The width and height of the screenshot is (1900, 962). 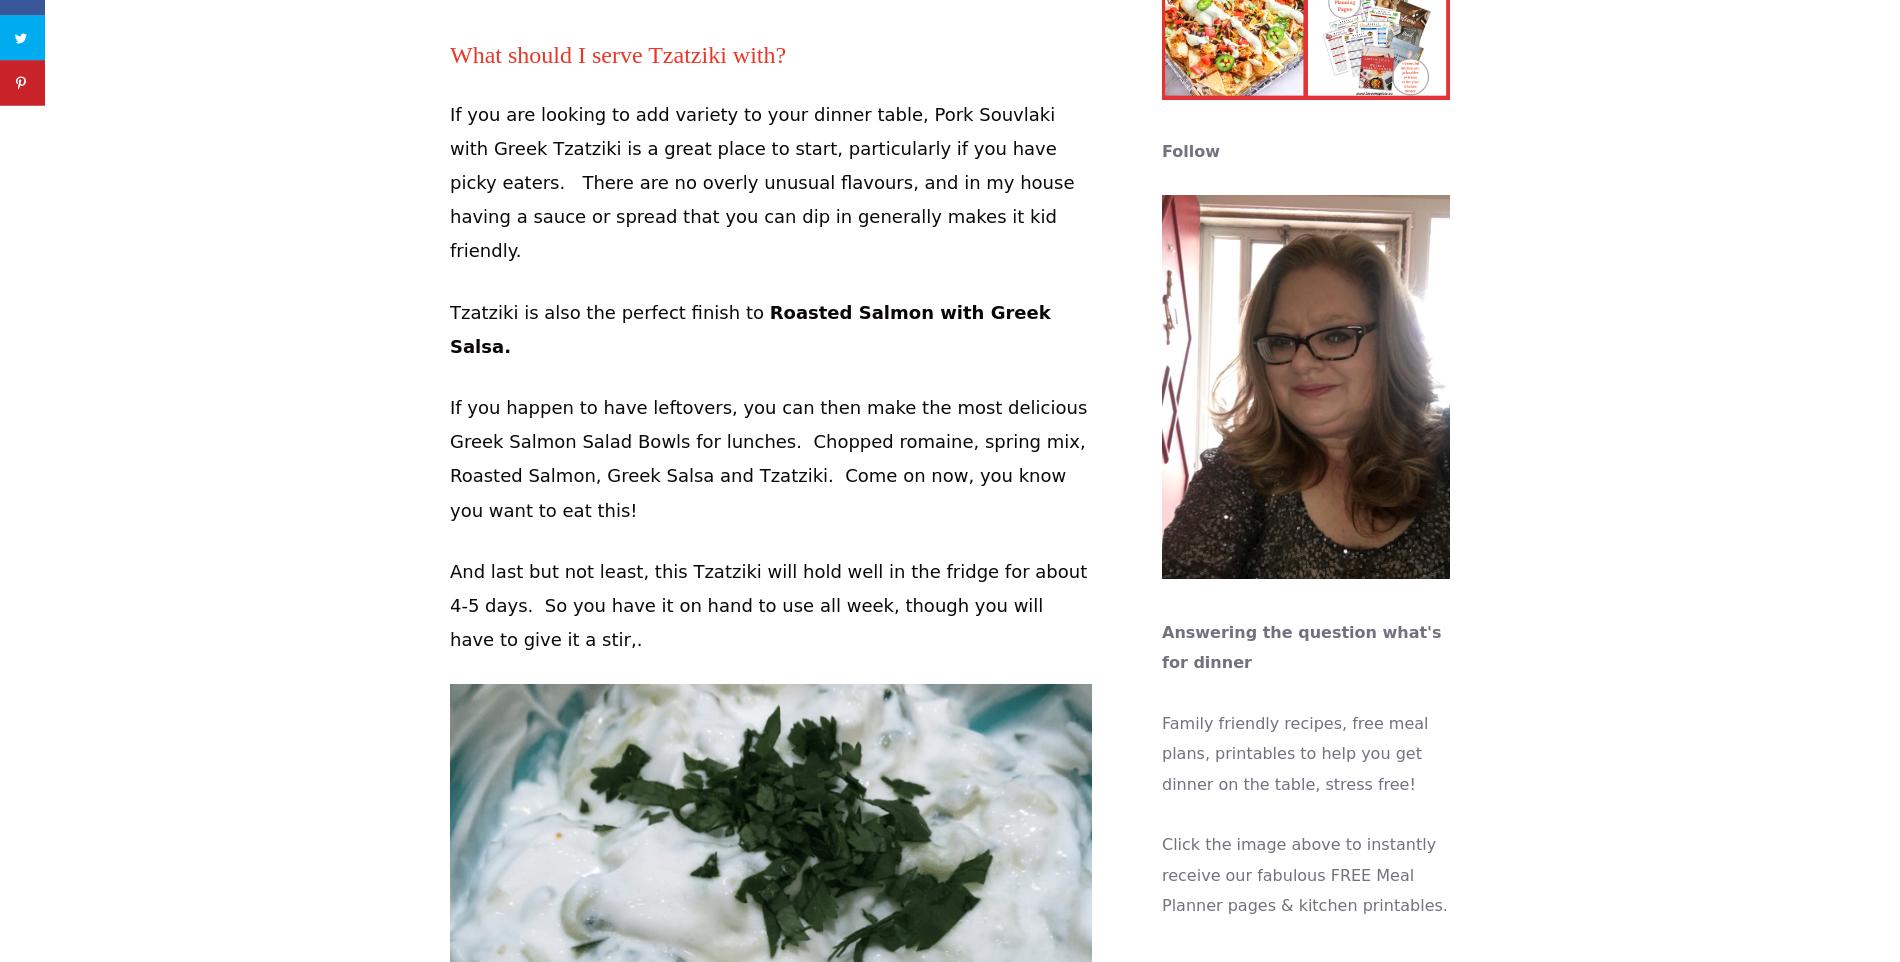 What do you see at coordinates (1189, 150) in the screenshot?
I see `'Follow'` at bounding box center [1189, 150].